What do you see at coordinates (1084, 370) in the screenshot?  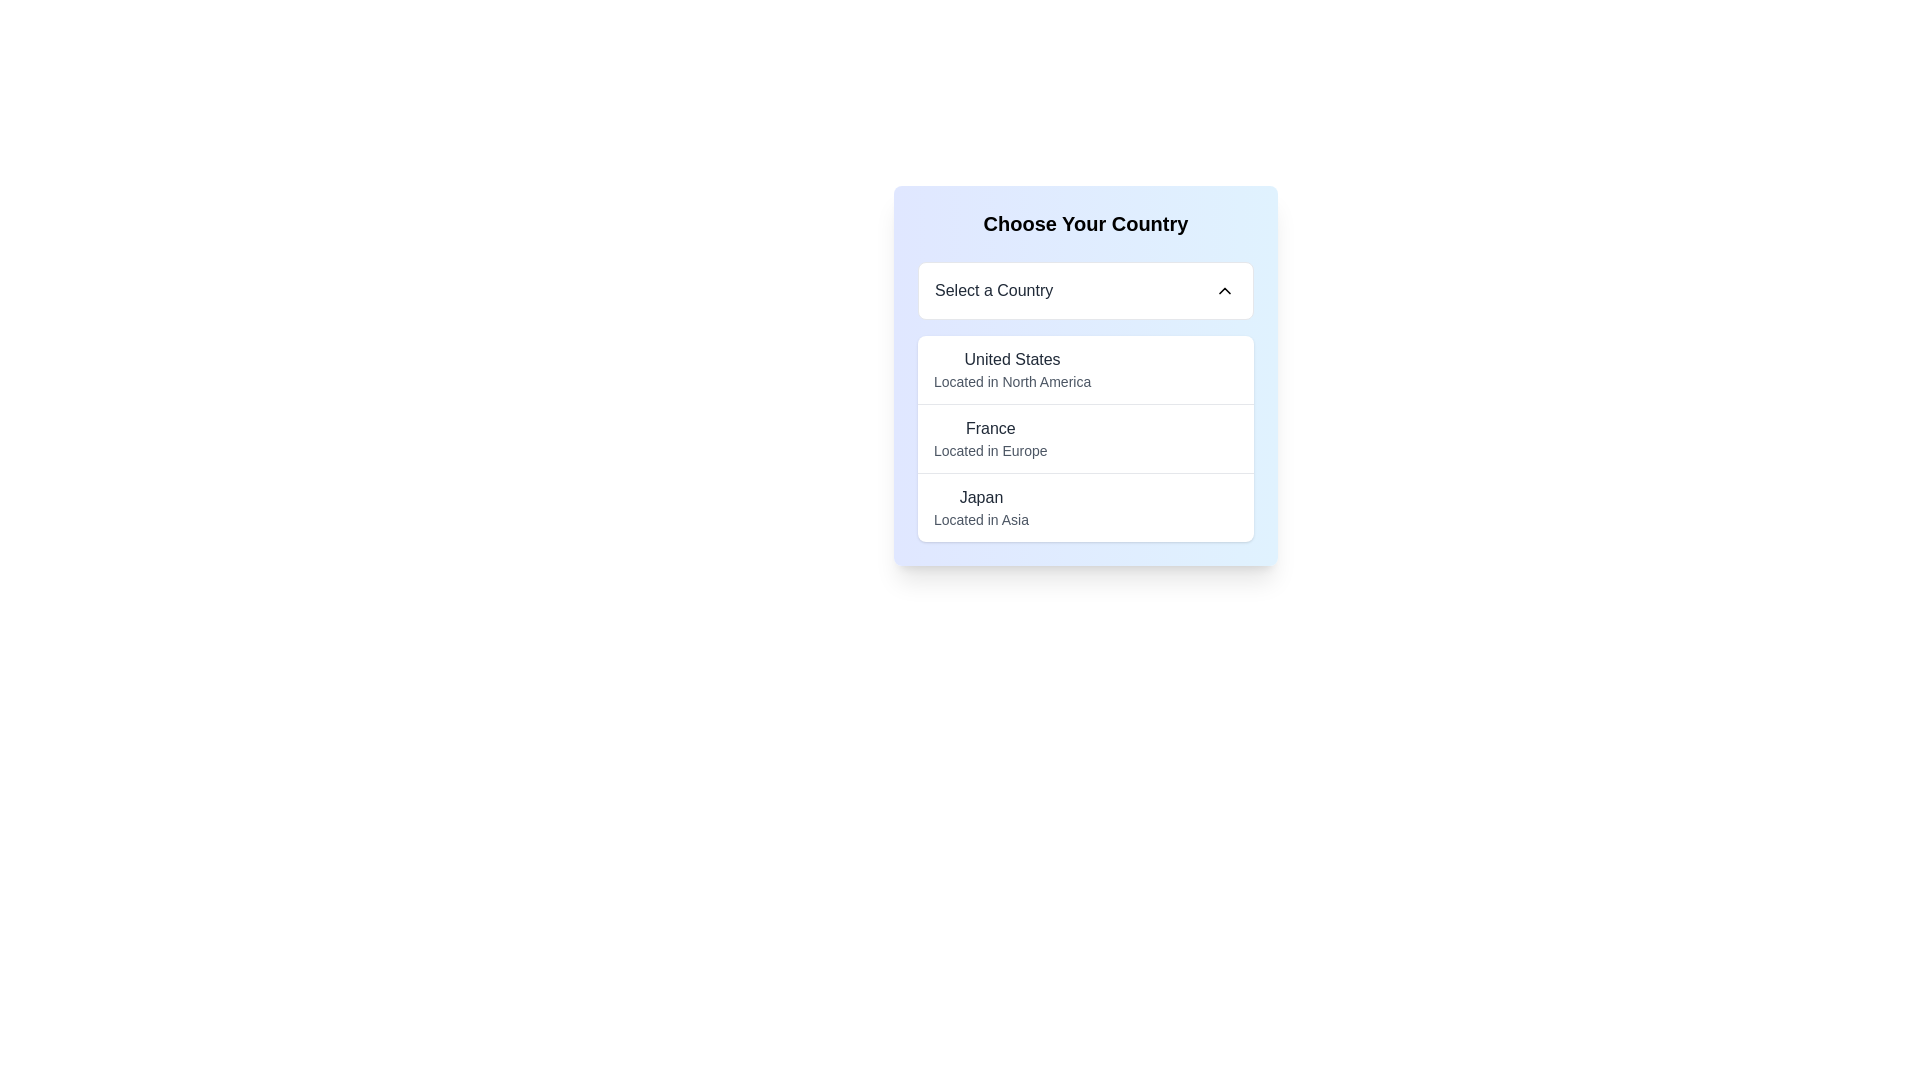 I see `the first selectable option in the list located beneath the 'Select a Country' drop-down and above 'France'` at bounding box center [1084, 370].